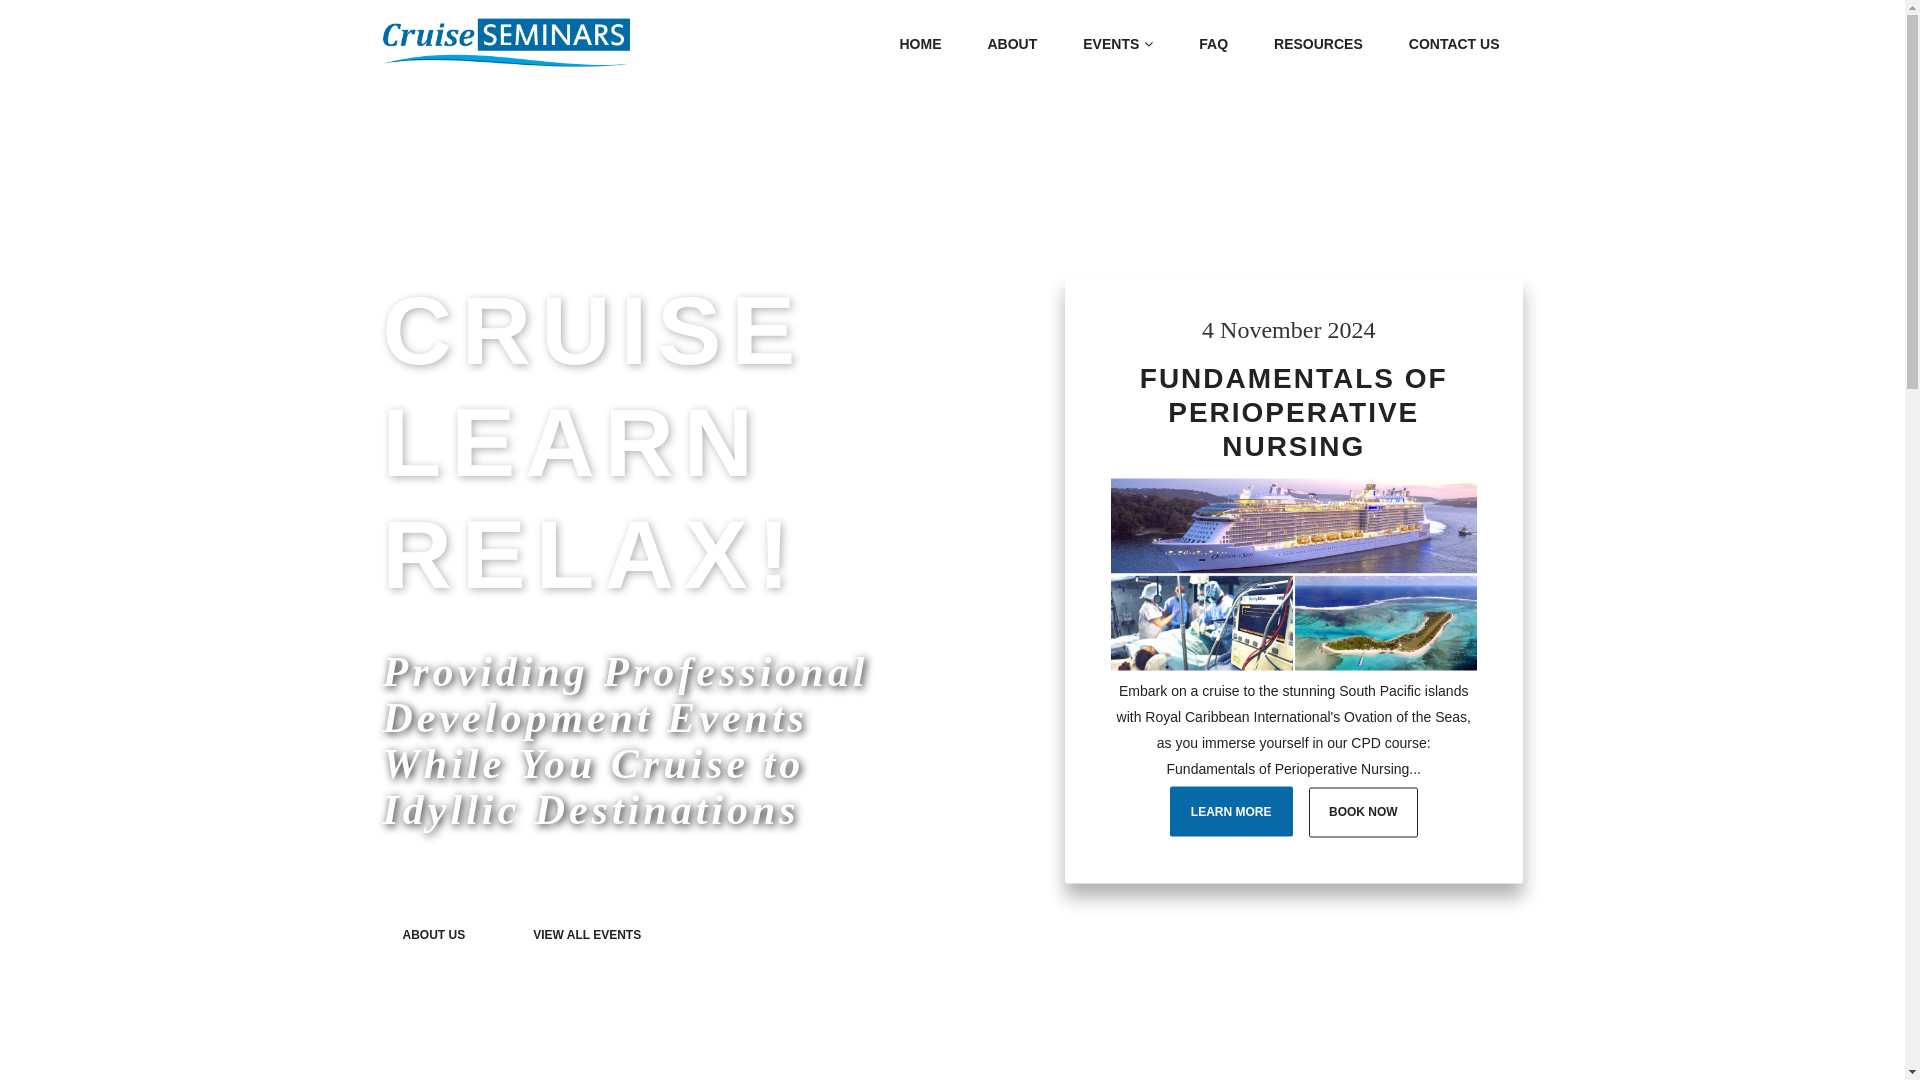  I want to click on 'RESOURCES', so click(1257, 43).